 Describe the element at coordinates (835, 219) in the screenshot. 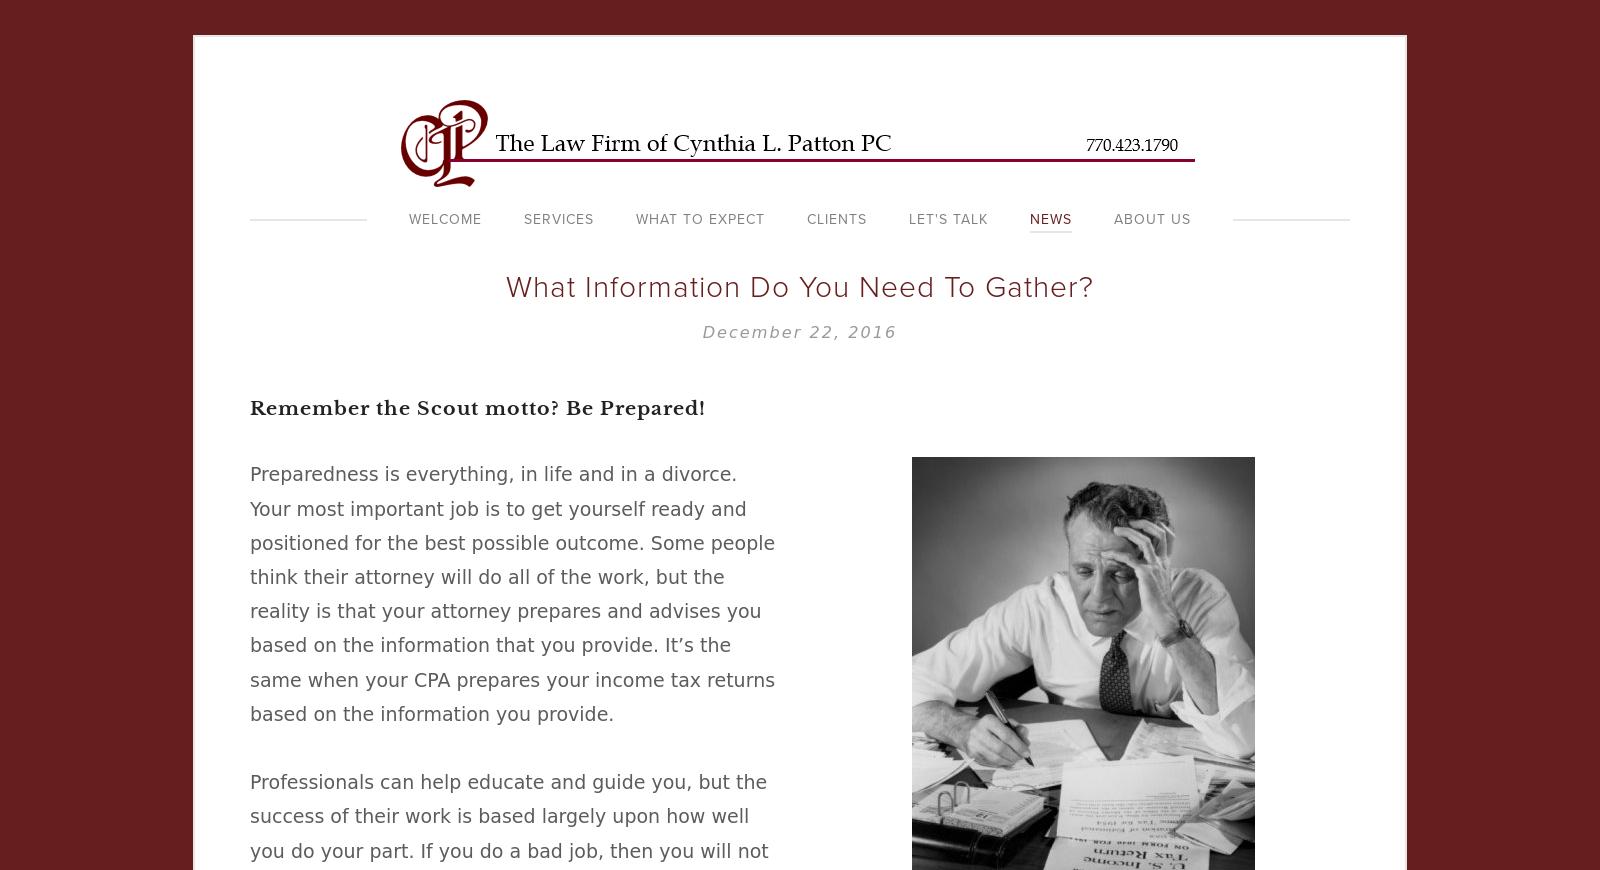

I see `'Clients'` at that location.